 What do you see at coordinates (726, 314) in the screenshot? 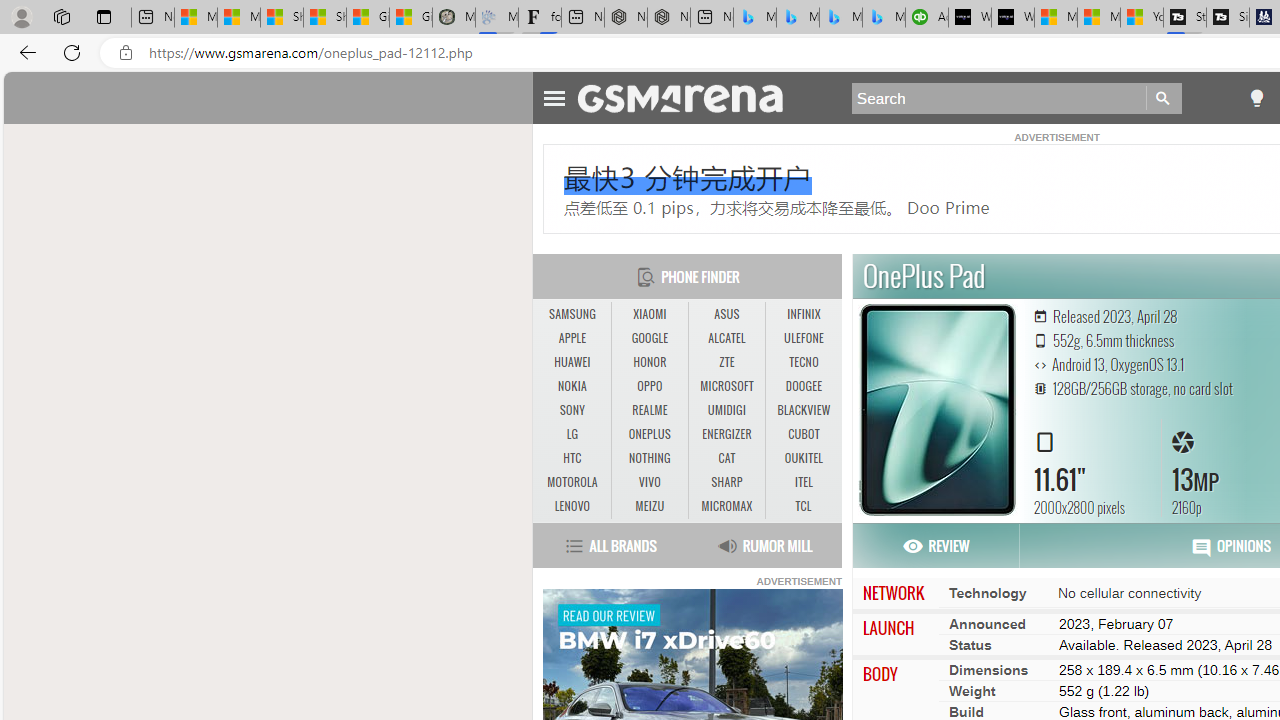
I see `'ASUS'` at bounding box center [726, 314].